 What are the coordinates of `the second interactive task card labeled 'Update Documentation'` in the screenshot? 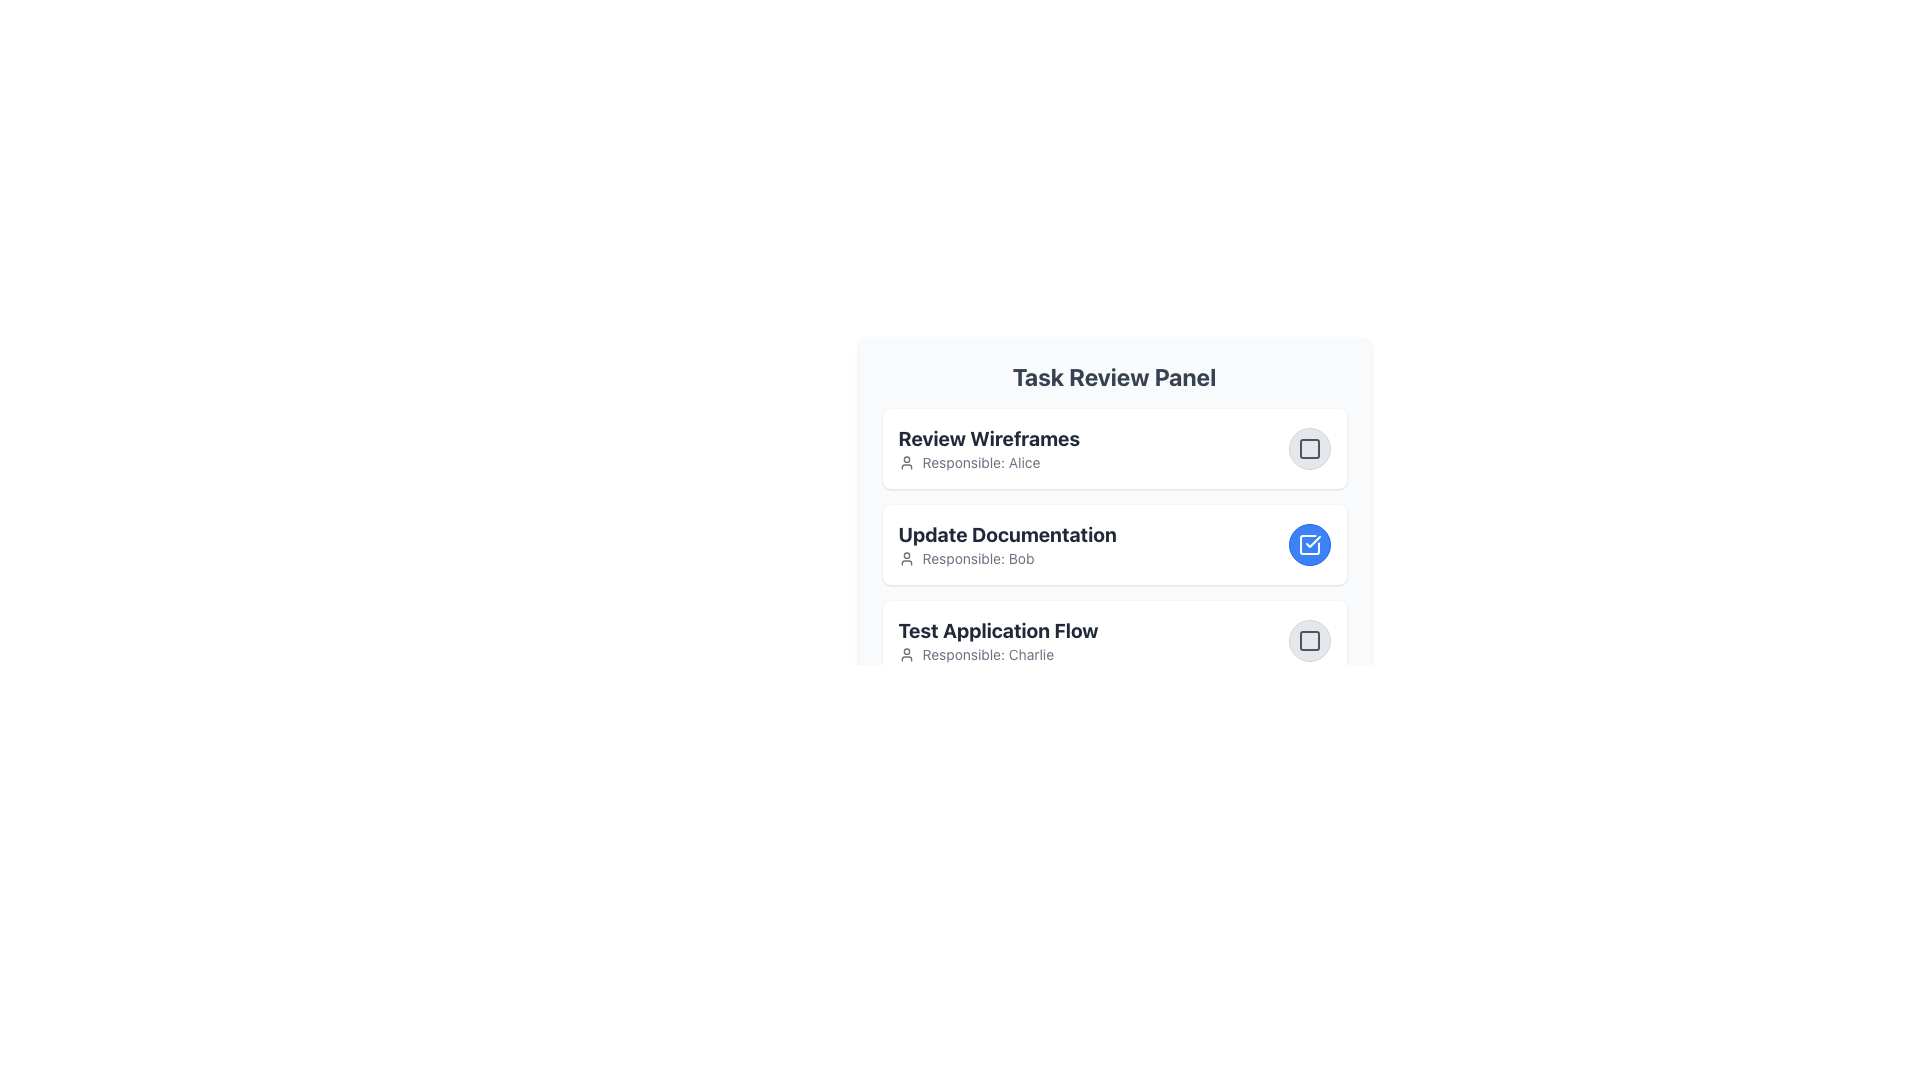 It's located at (1113, 519).